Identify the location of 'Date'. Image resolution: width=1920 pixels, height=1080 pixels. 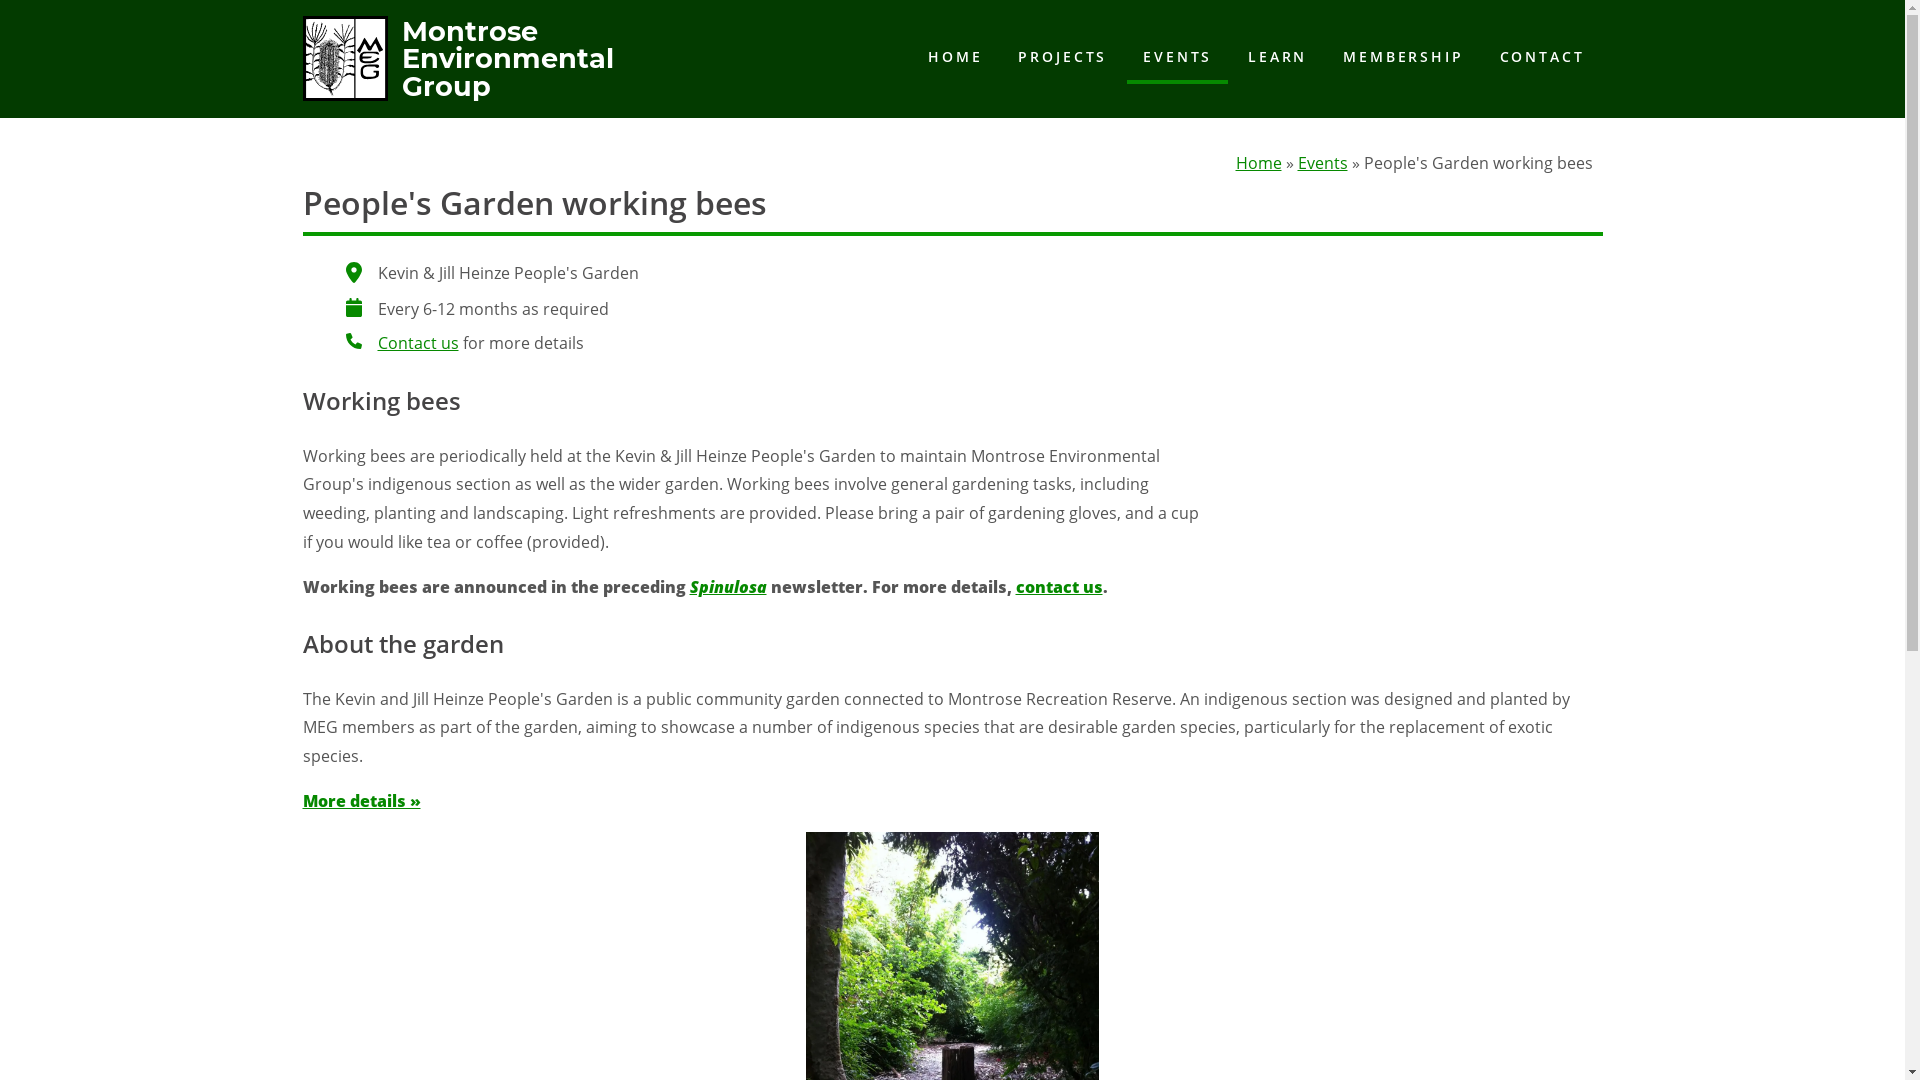
(354, 307).